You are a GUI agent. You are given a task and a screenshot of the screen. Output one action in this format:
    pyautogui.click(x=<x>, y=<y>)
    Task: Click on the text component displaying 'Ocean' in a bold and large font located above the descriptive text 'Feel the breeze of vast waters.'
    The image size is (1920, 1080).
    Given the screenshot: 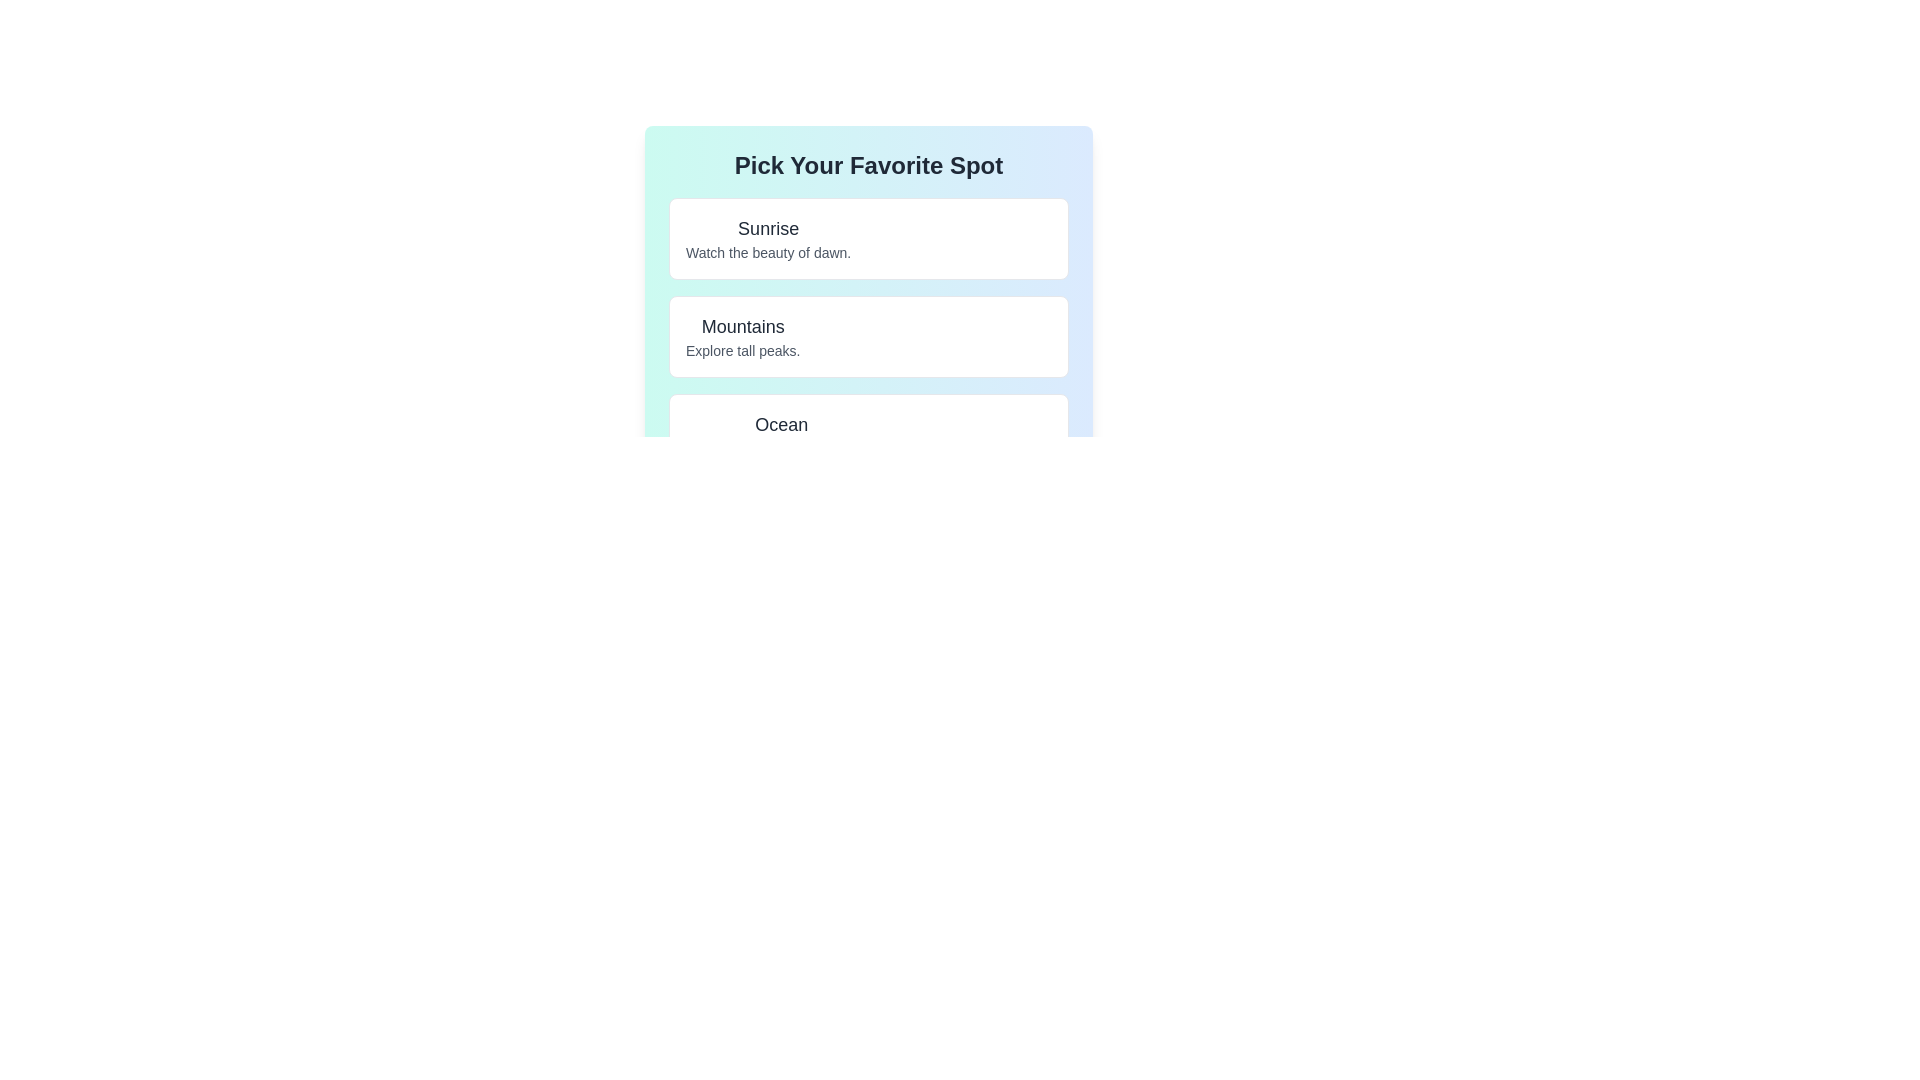 What is the action you would take?
    pyautogui.click(x=780, y=423)
    